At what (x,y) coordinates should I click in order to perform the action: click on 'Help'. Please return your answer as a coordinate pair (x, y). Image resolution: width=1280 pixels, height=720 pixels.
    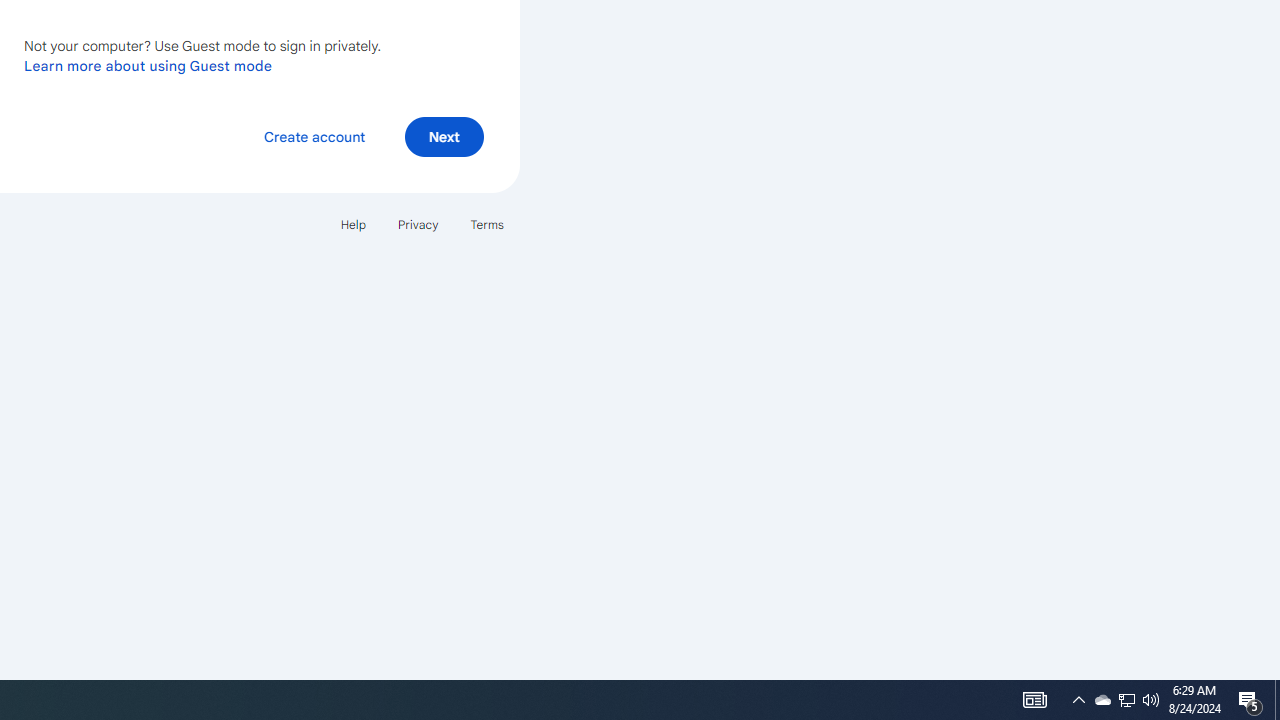
    Looking at the image, I should click on (352, 224).